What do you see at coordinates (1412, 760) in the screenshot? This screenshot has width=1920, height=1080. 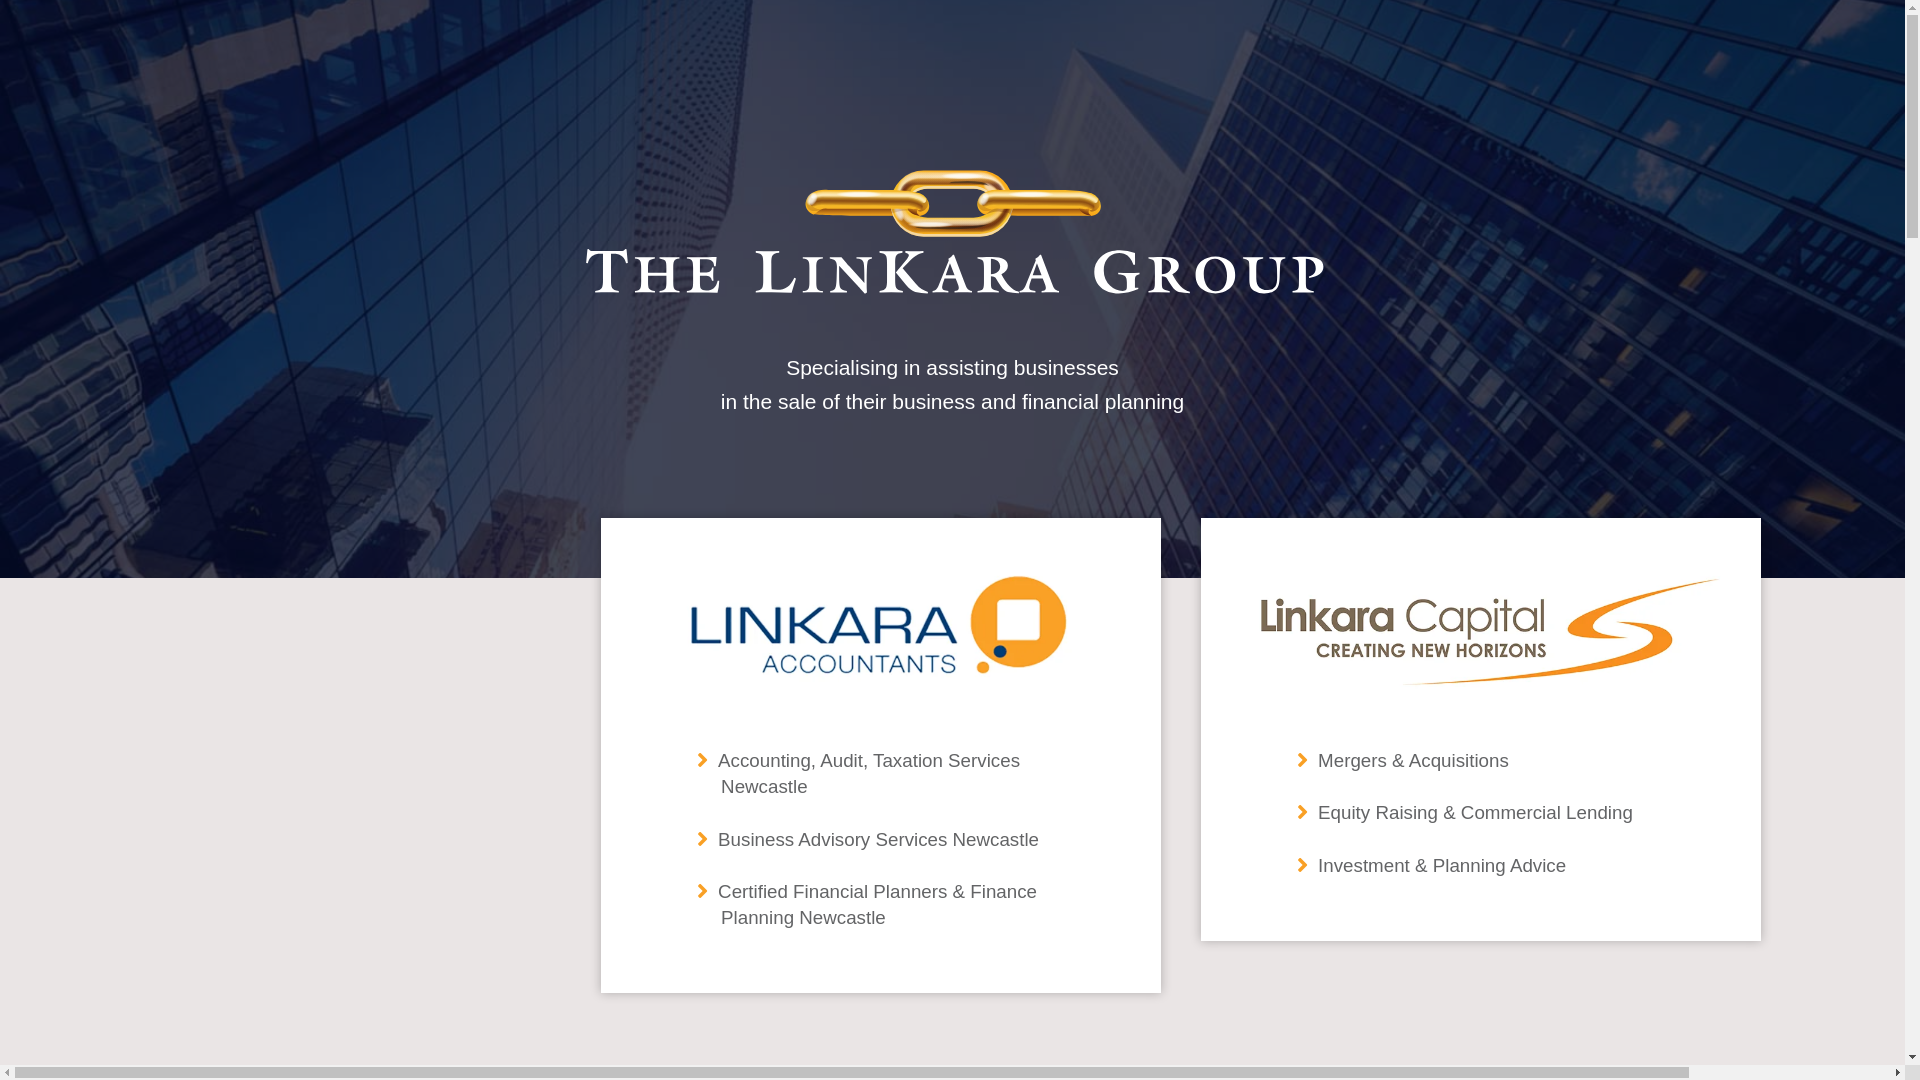 I see `'Mergers & Acquisitions'` at bounding box center [1412, 760].